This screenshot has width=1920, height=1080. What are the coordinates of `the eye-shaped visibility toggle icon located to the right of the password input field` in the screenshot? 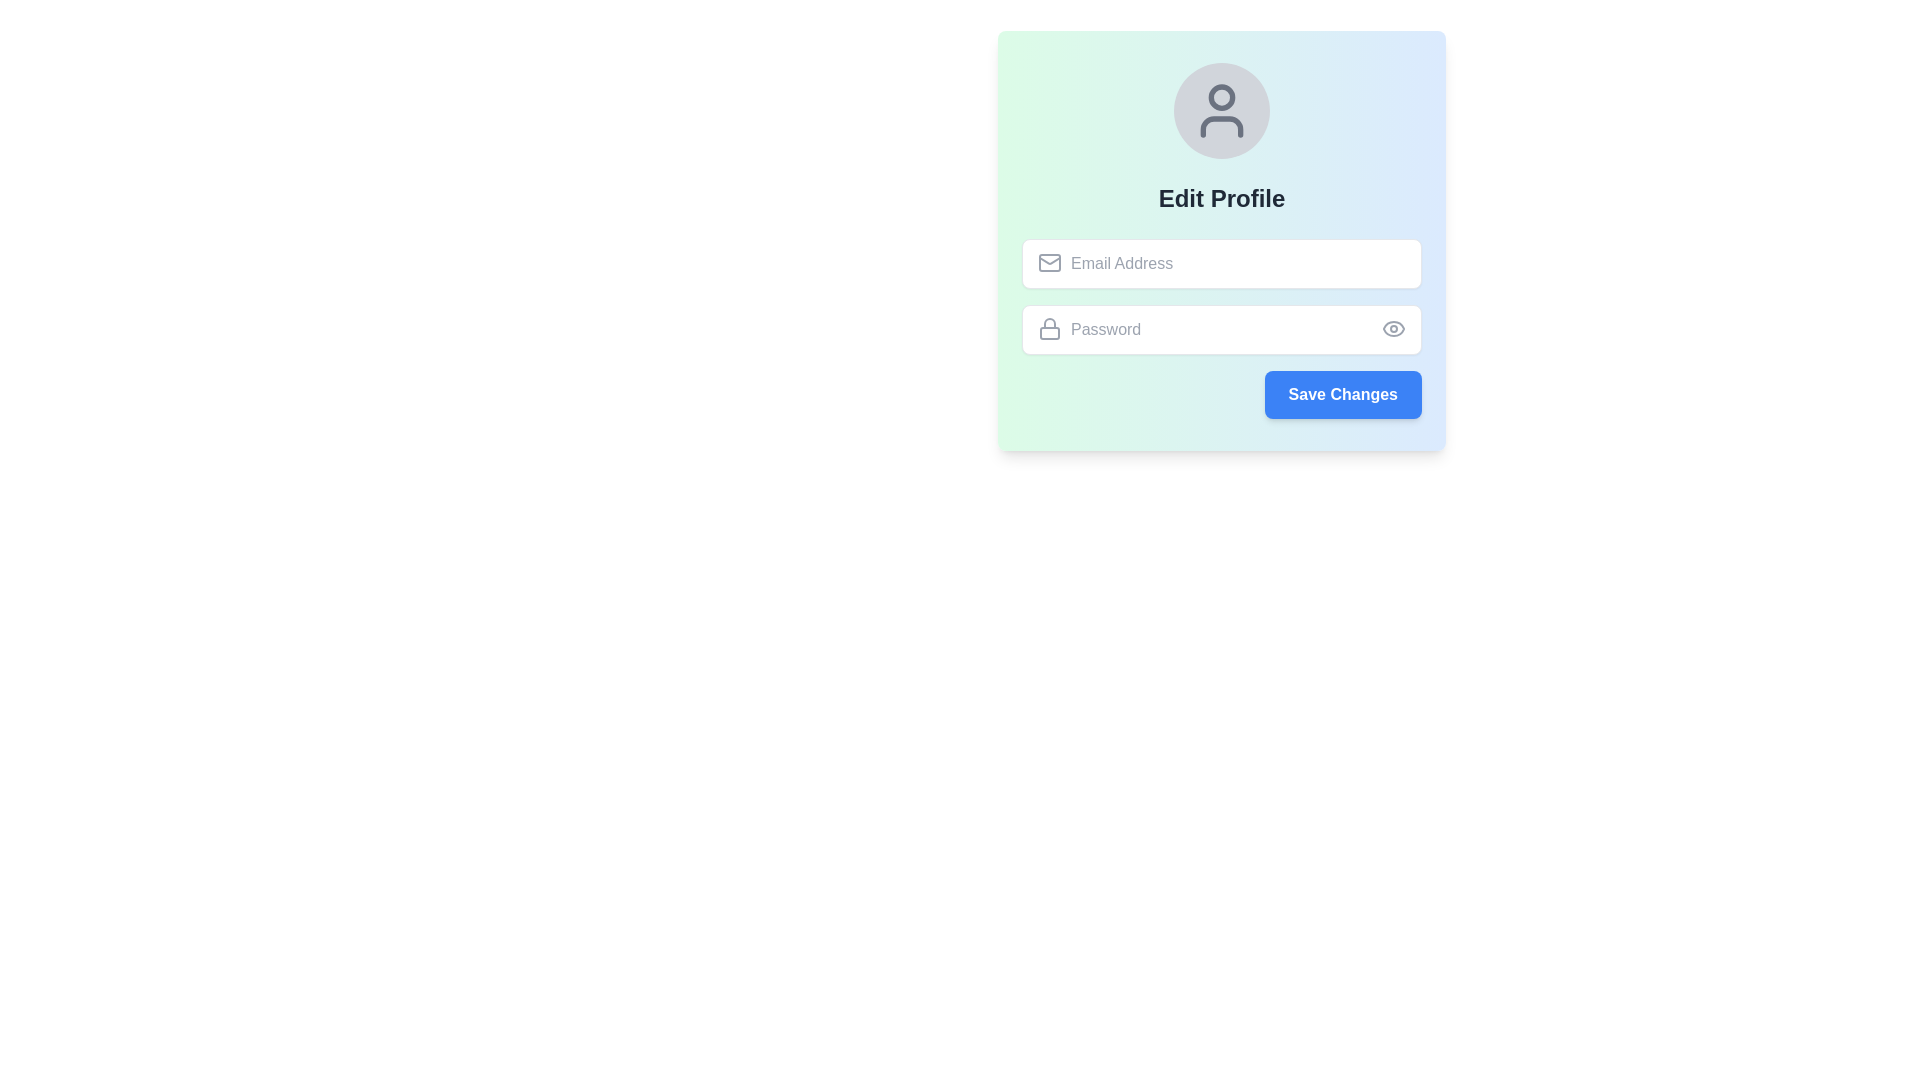 It's located at (1392, 327).